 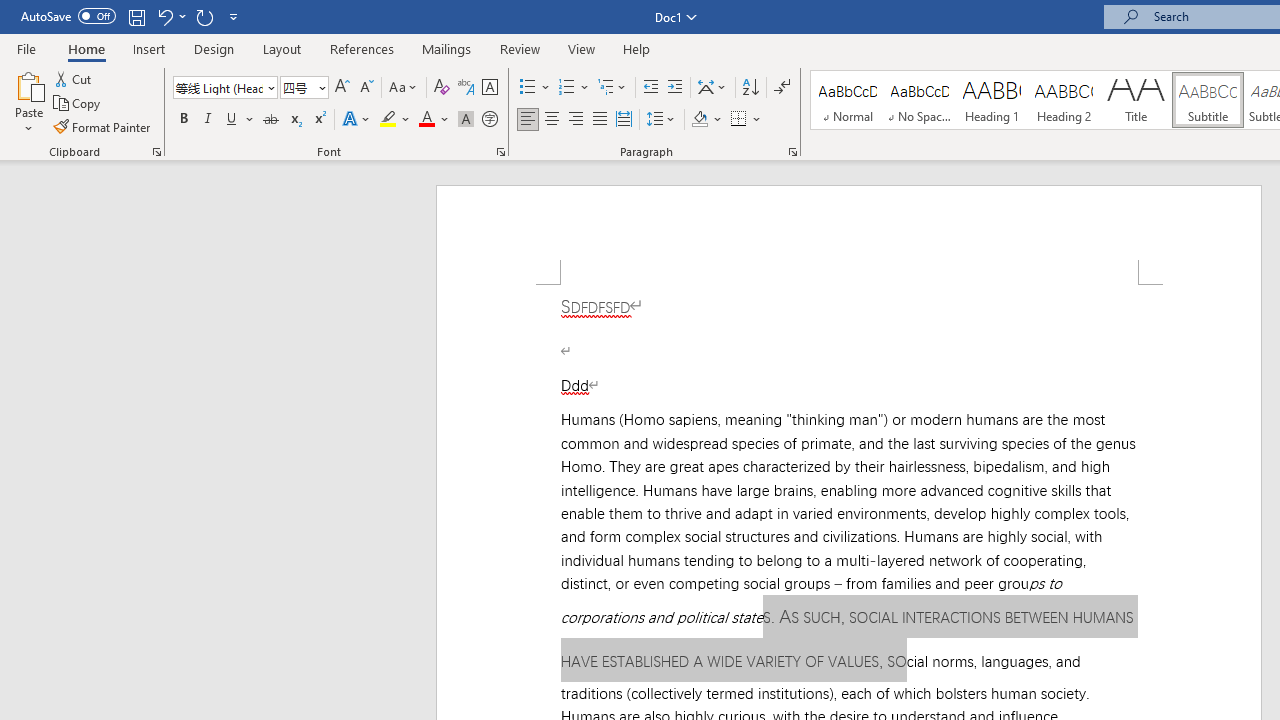 What do you see at coordinates (573, 86) in the screenshot?
I see `'Numbering'` at bounding box center [573, 86].